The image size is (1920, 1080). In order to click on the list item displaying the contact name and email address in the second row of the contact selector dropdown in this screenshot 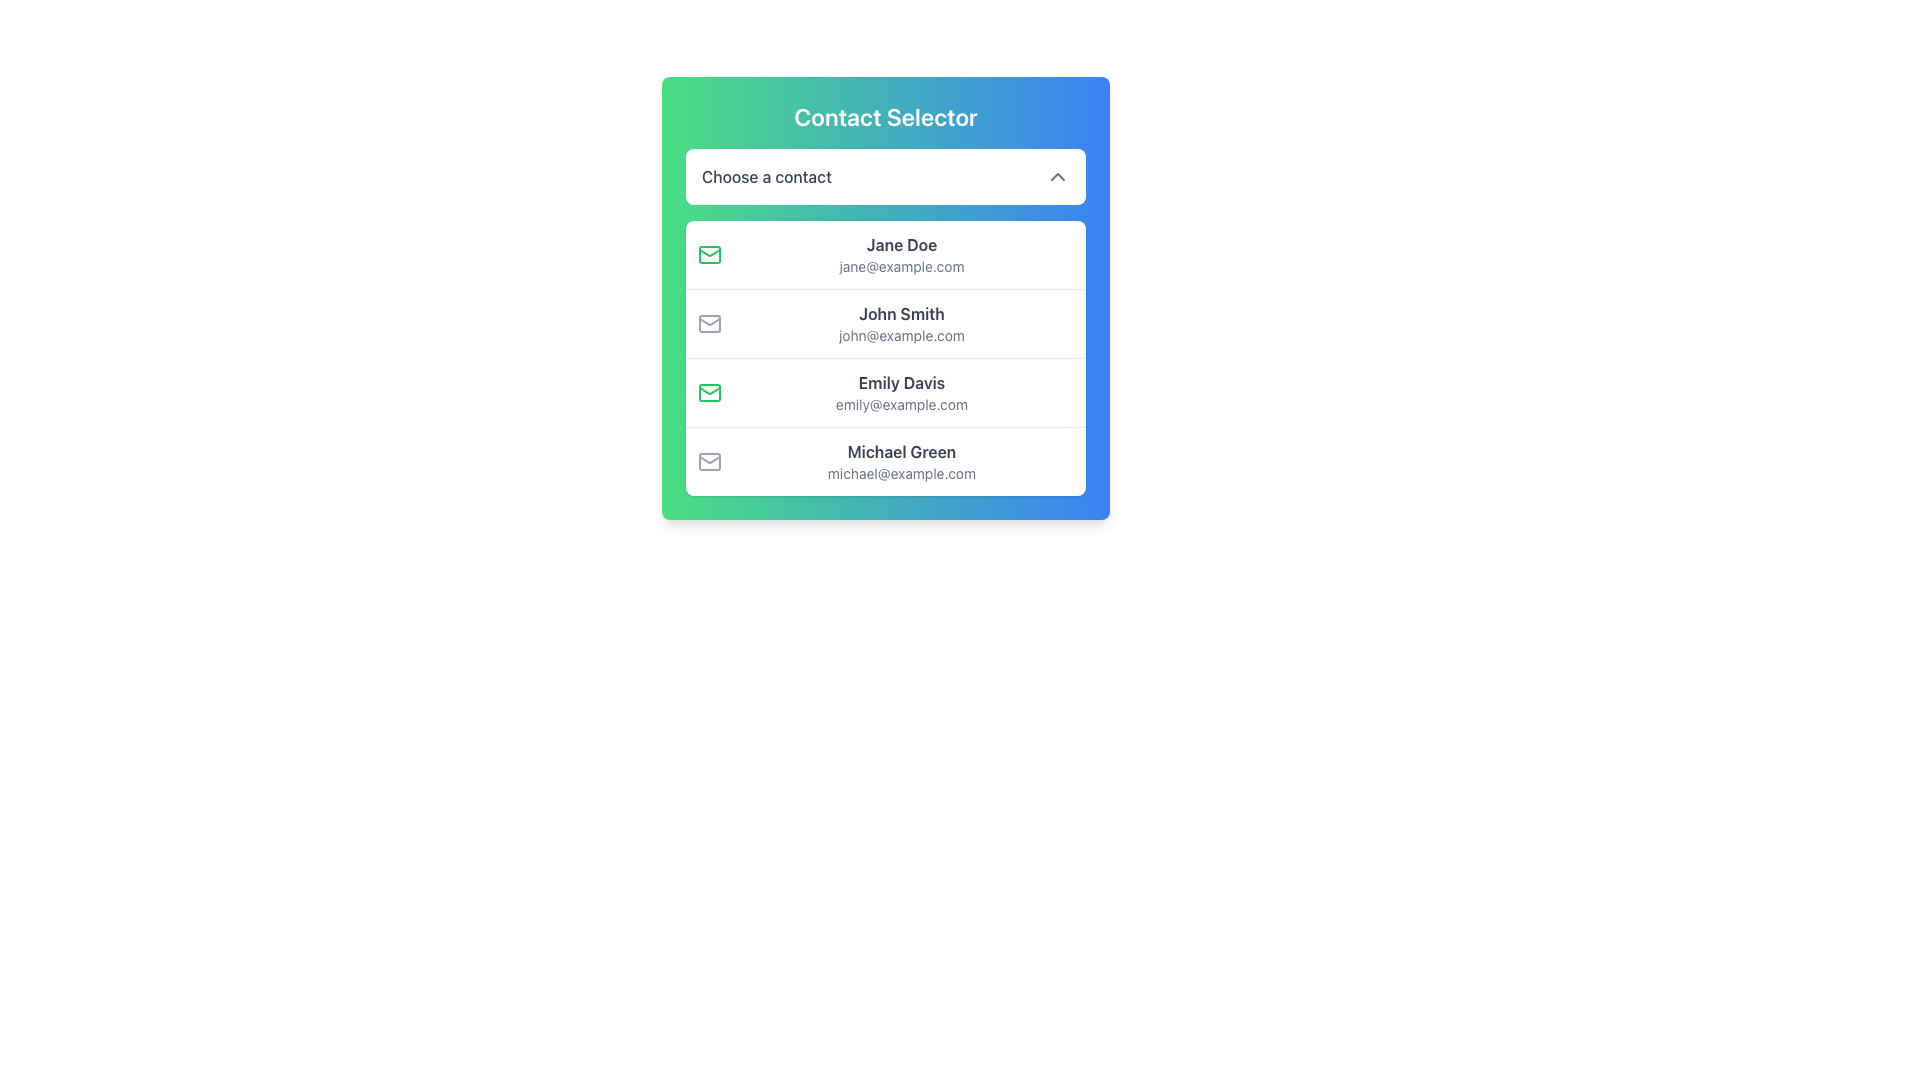, I will do `click(901, 253)`.